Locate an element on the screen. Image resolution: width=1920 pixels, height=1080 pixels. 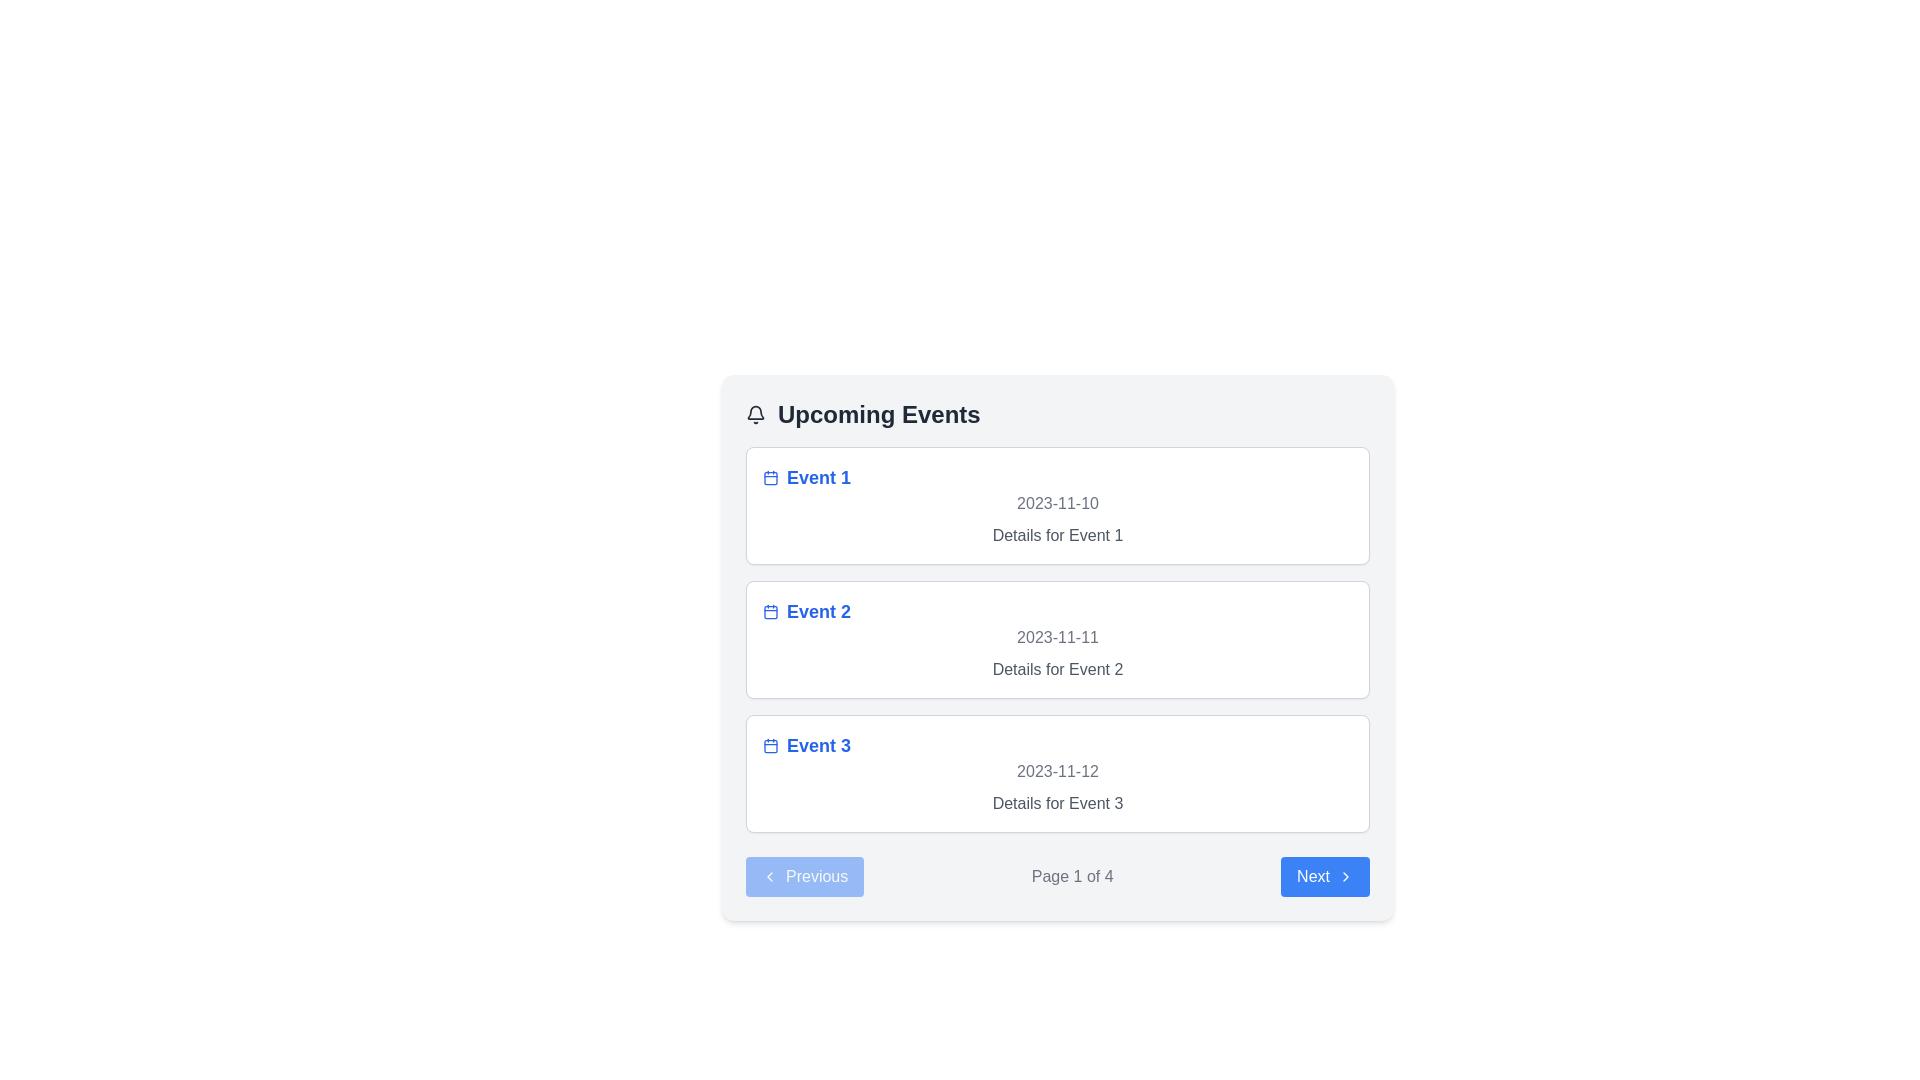
red rounded rectangle graphical icon component representing the calendar for 'Event 3', which is the third item in the events list is located at coordinates (770, 746).